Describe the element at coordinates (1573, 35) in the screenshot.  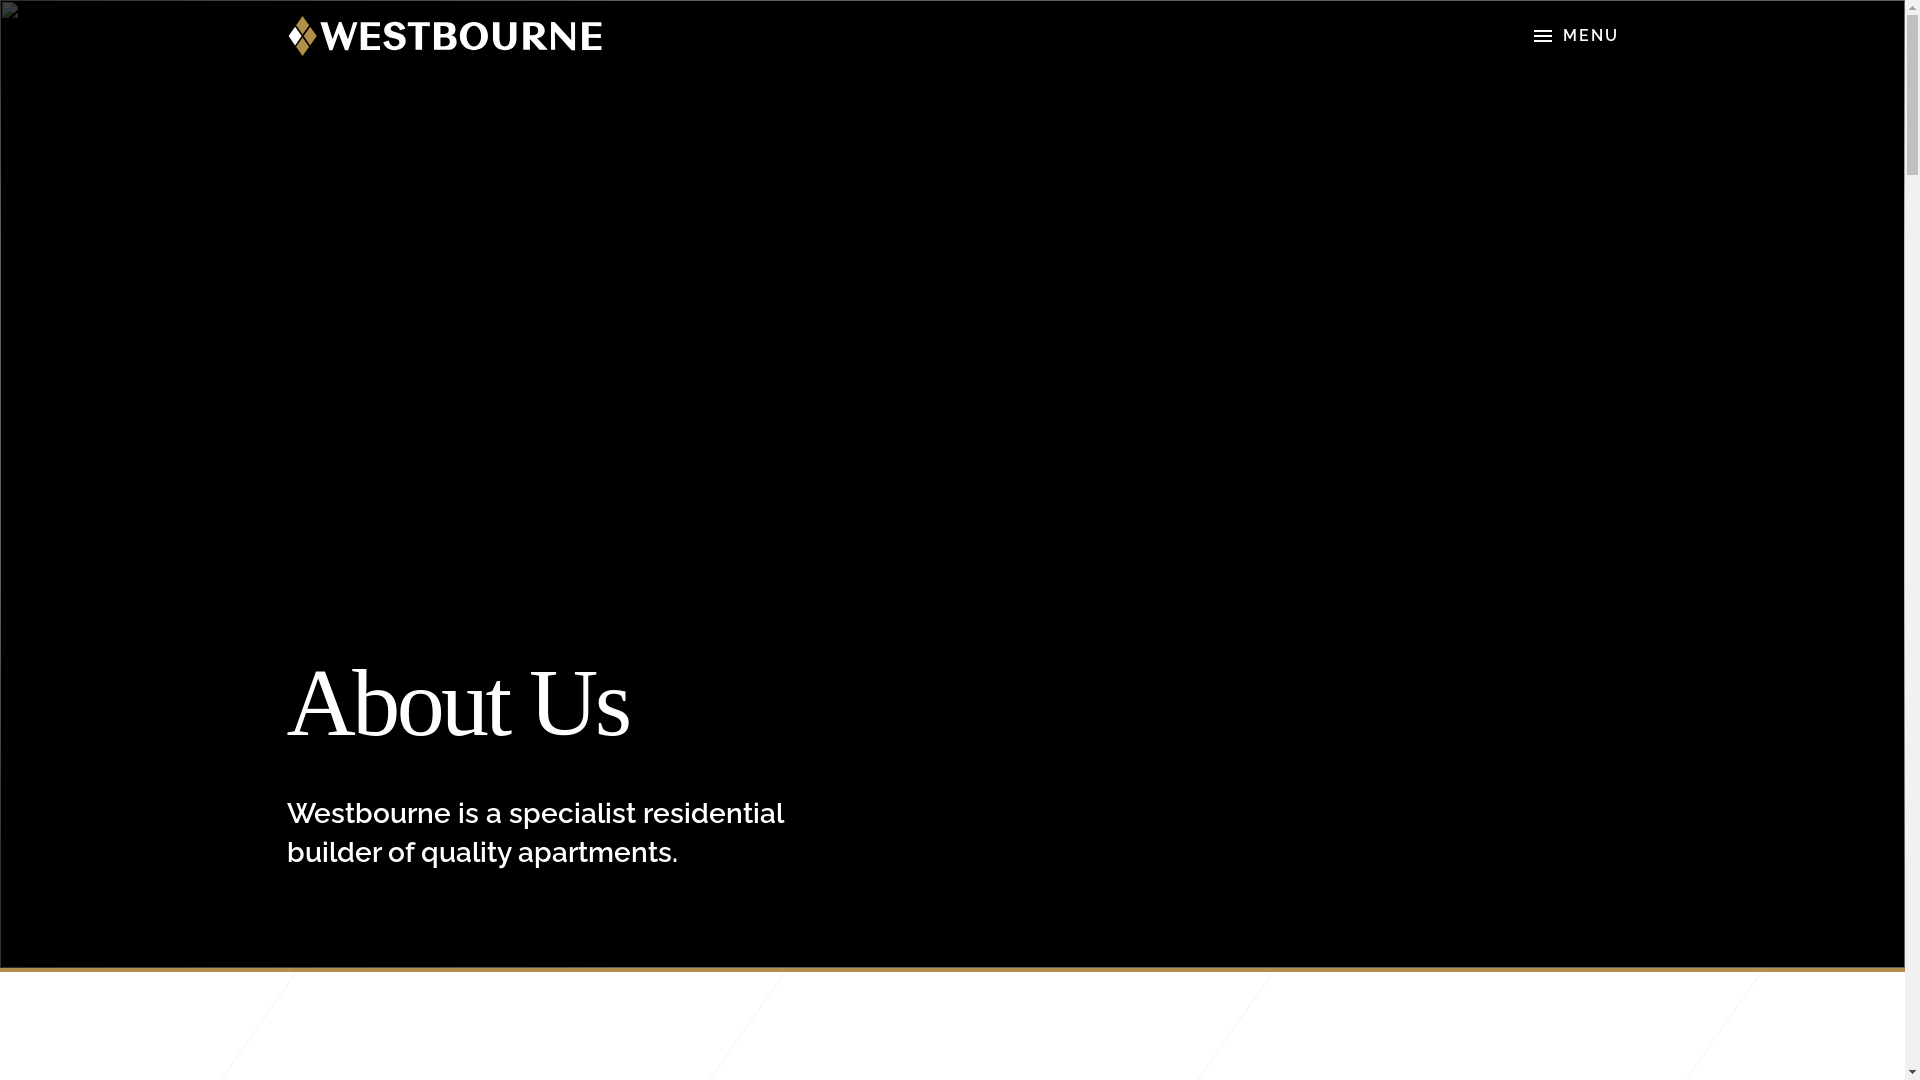
I see `'MENU'` at that location.